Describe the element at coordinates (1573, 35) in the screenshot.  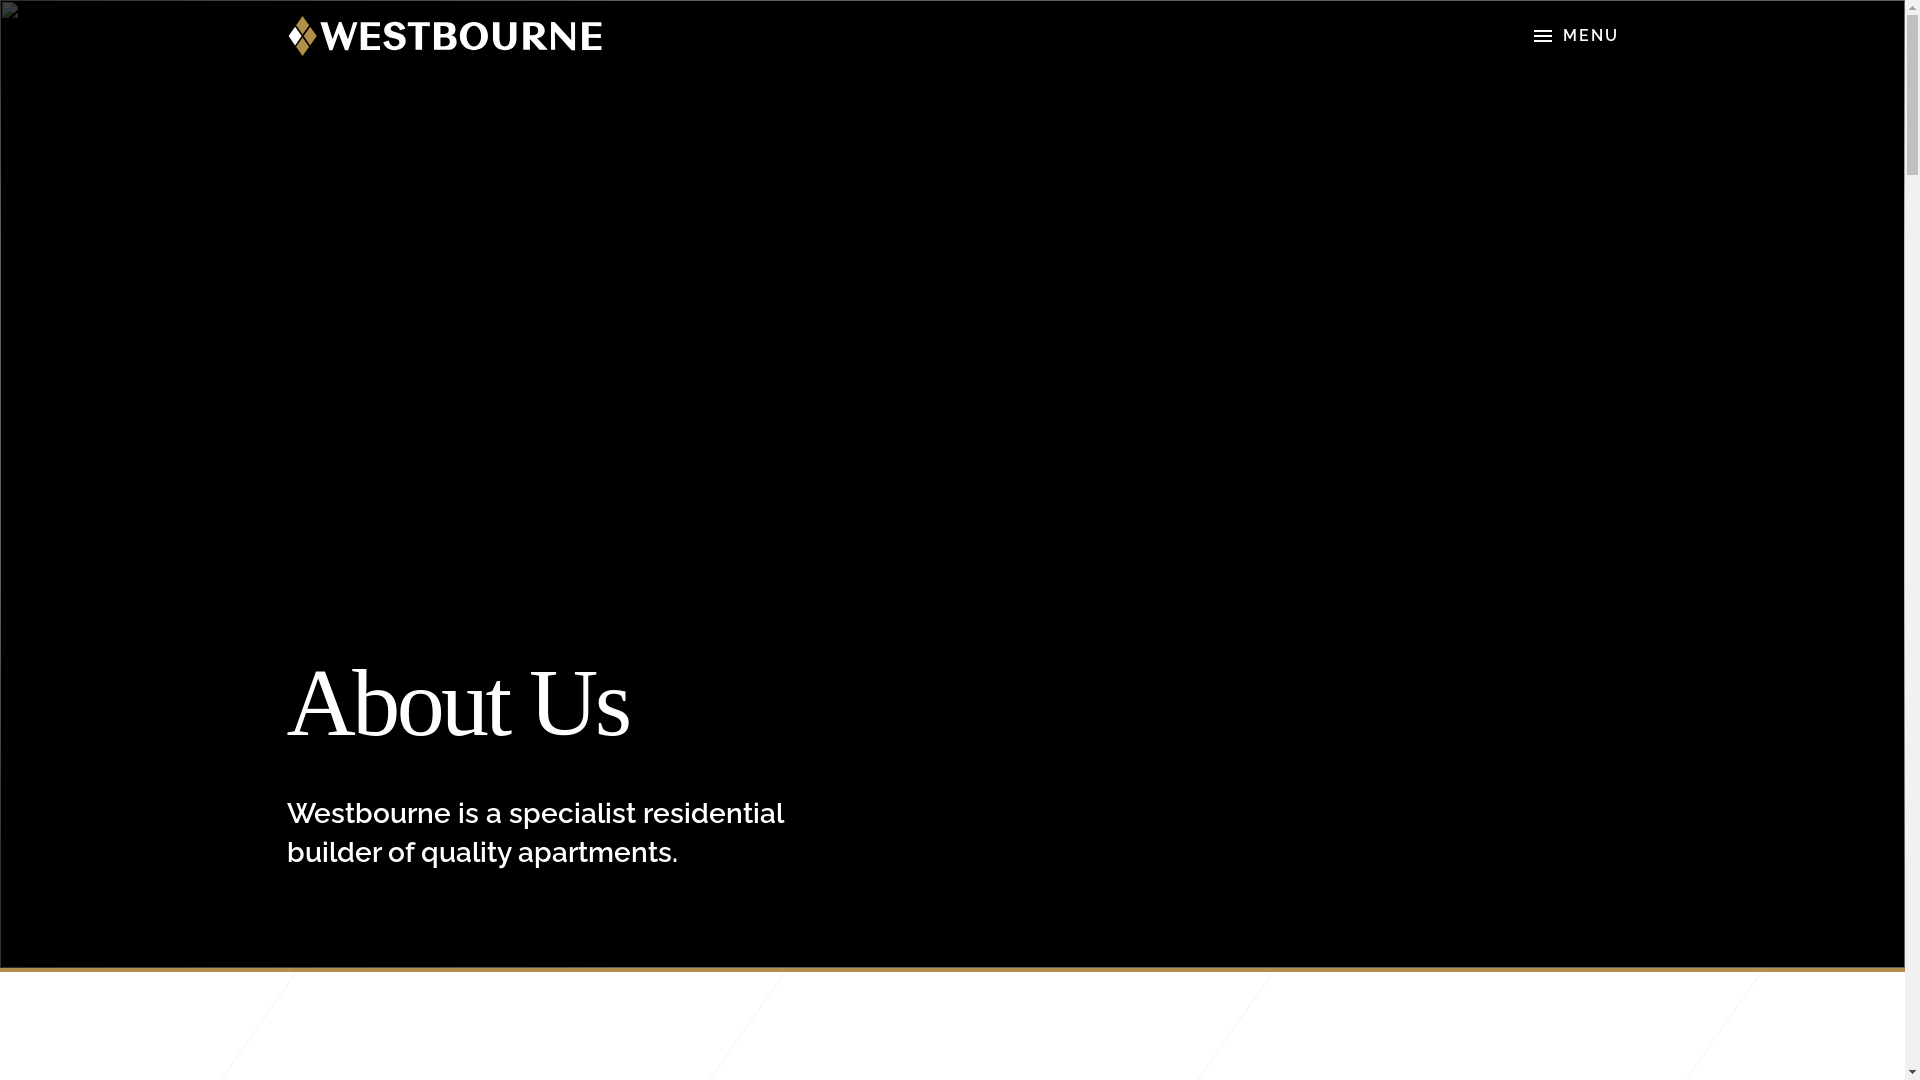
I see `'MENU'` at that location.